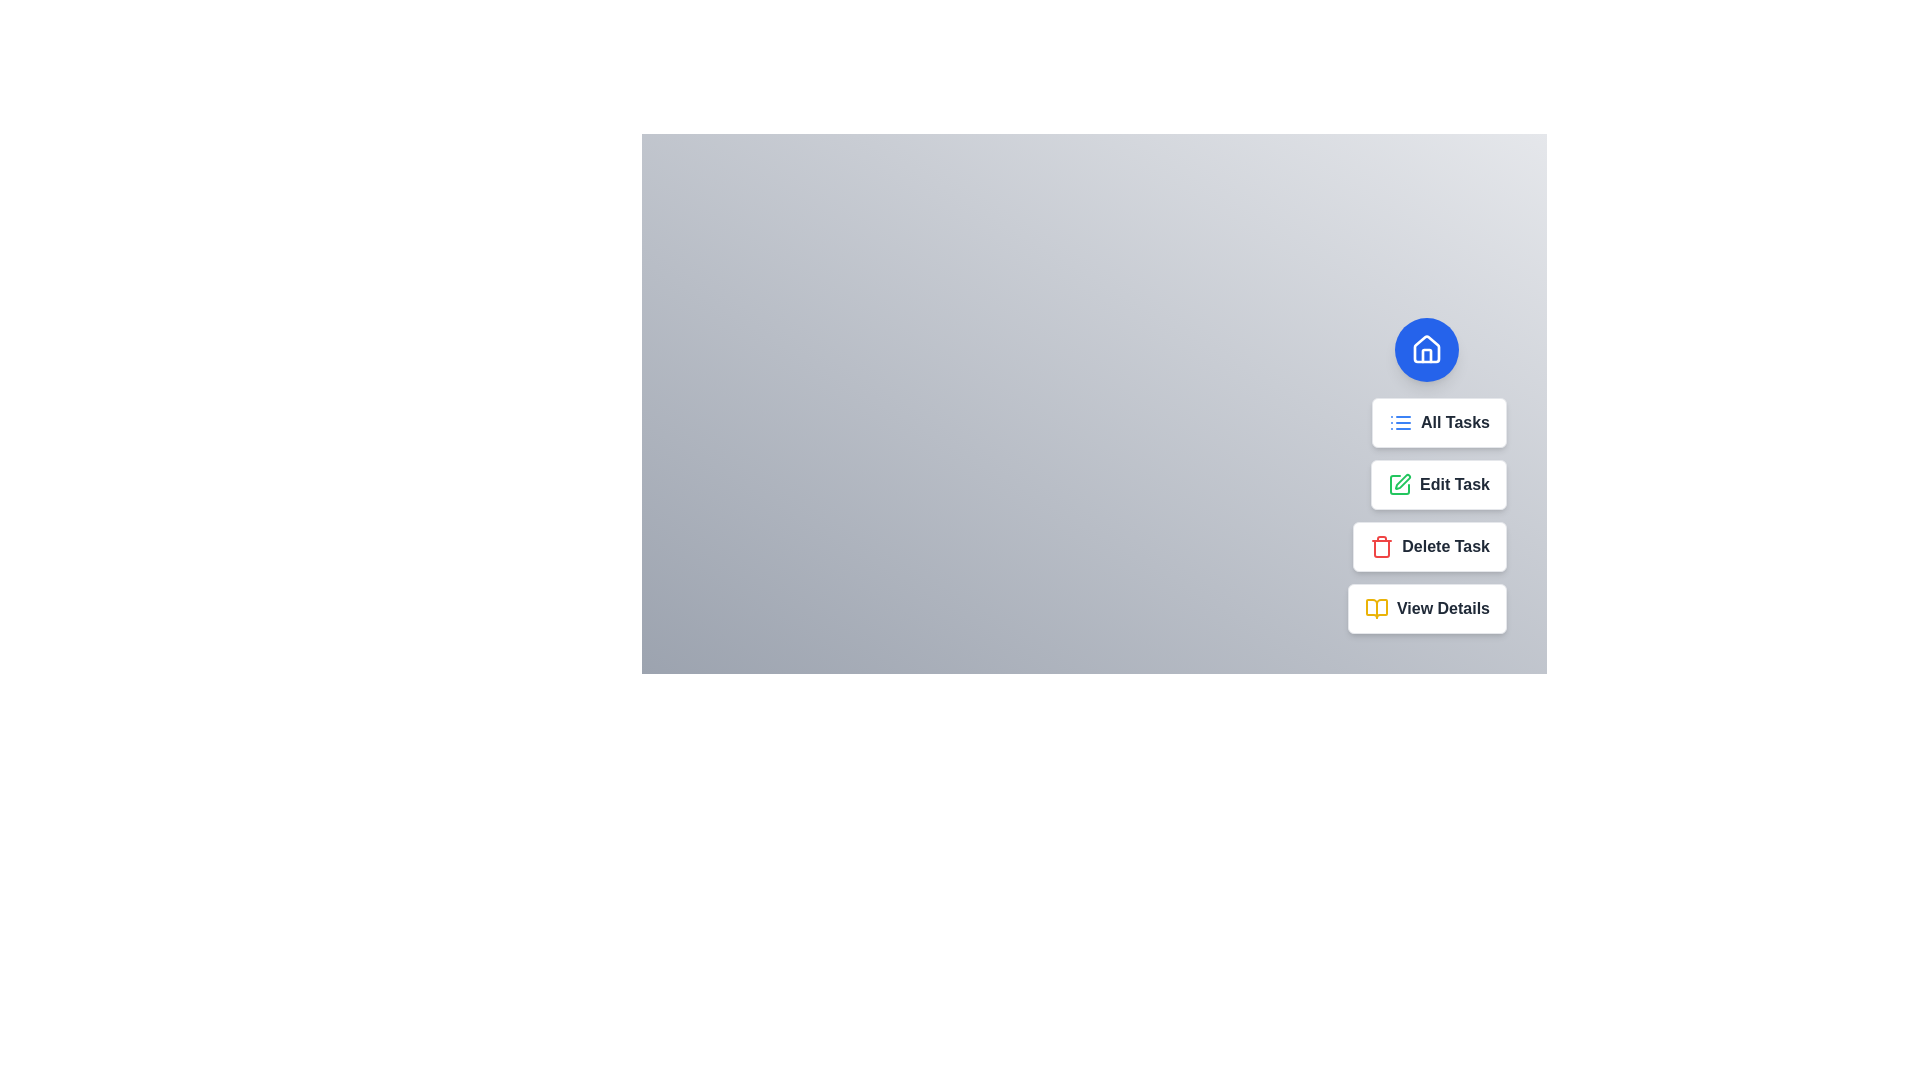 The image size is (1920, 1080). Describe the element at coordinates (1438, 422) in the screenshot. I see `the task option All Tasks from the speed dial menu` at that location.